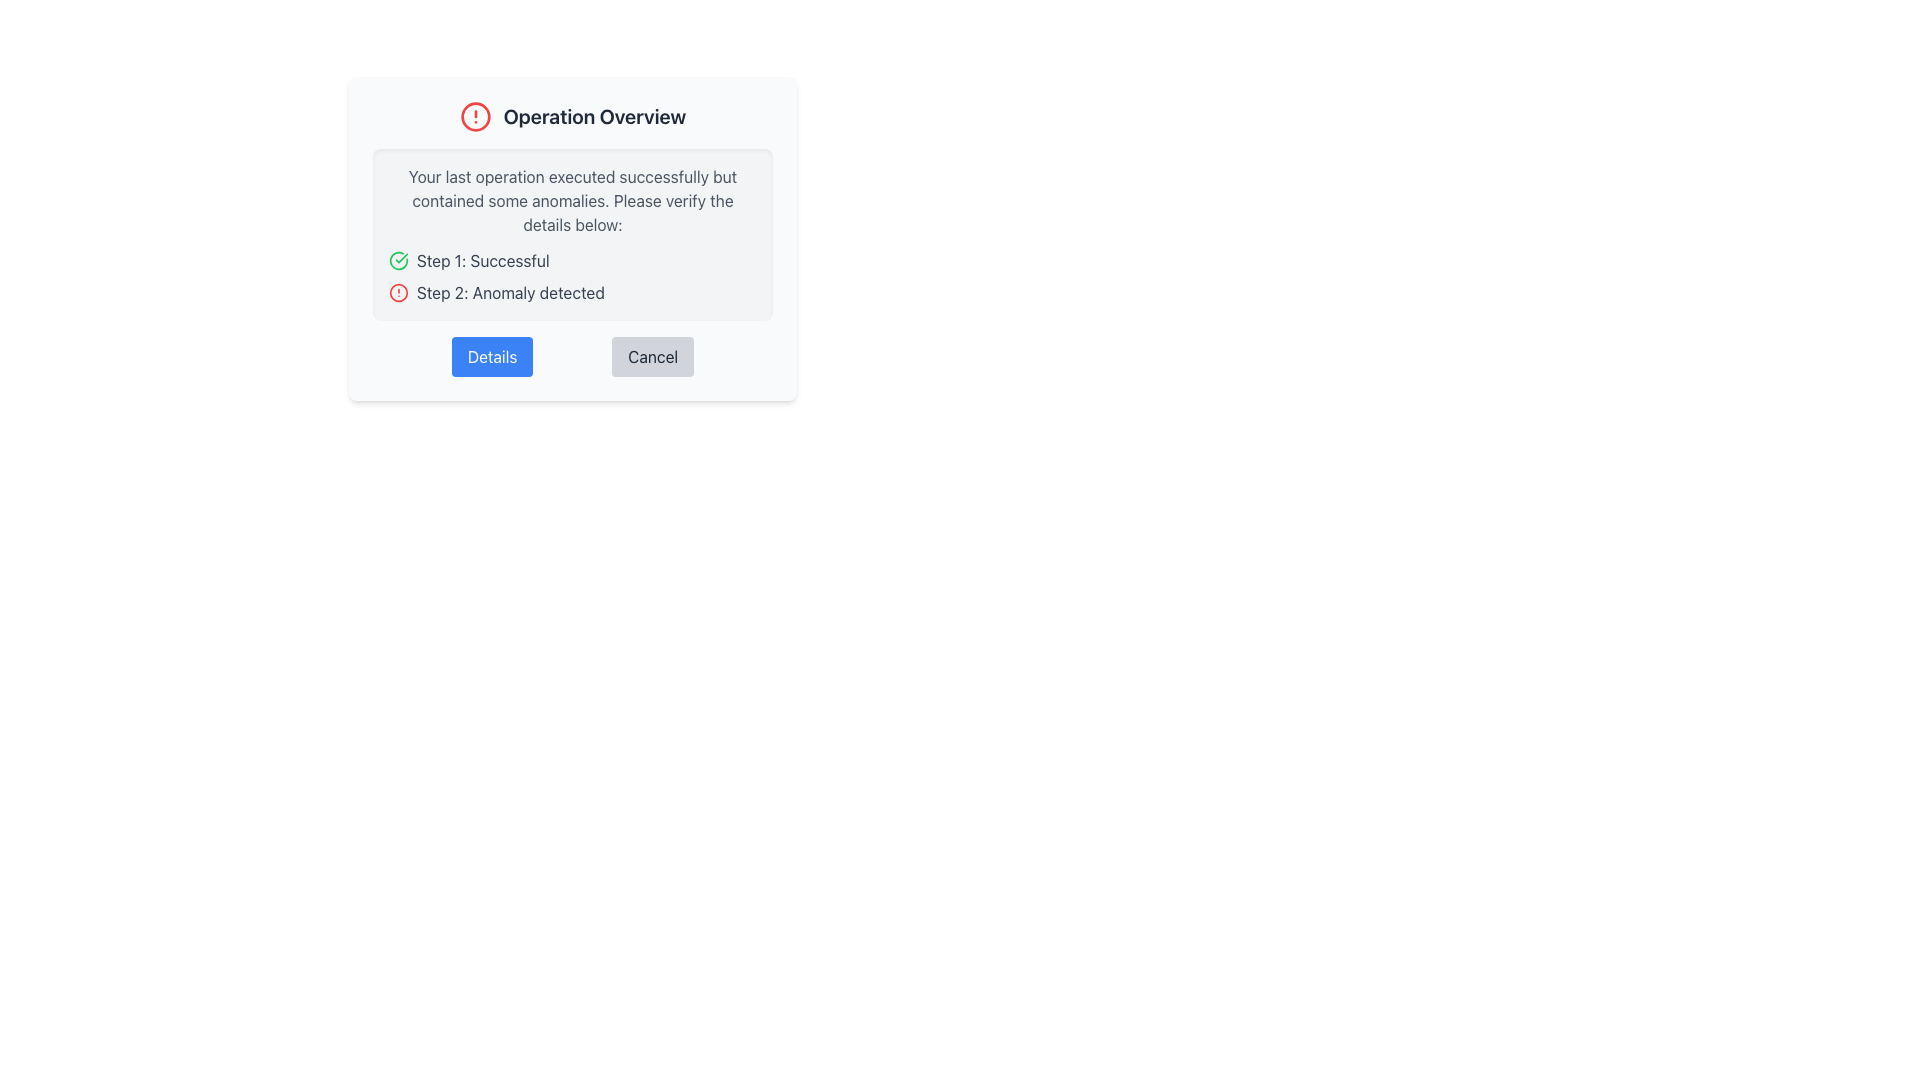 This screenshot has width=1920, height=1080. Describe the element at coordinates (492, 356) in the screenshot. I see `the rectangular button labeled 'Details' with white text on a blue background to initiate the related action` at that location.